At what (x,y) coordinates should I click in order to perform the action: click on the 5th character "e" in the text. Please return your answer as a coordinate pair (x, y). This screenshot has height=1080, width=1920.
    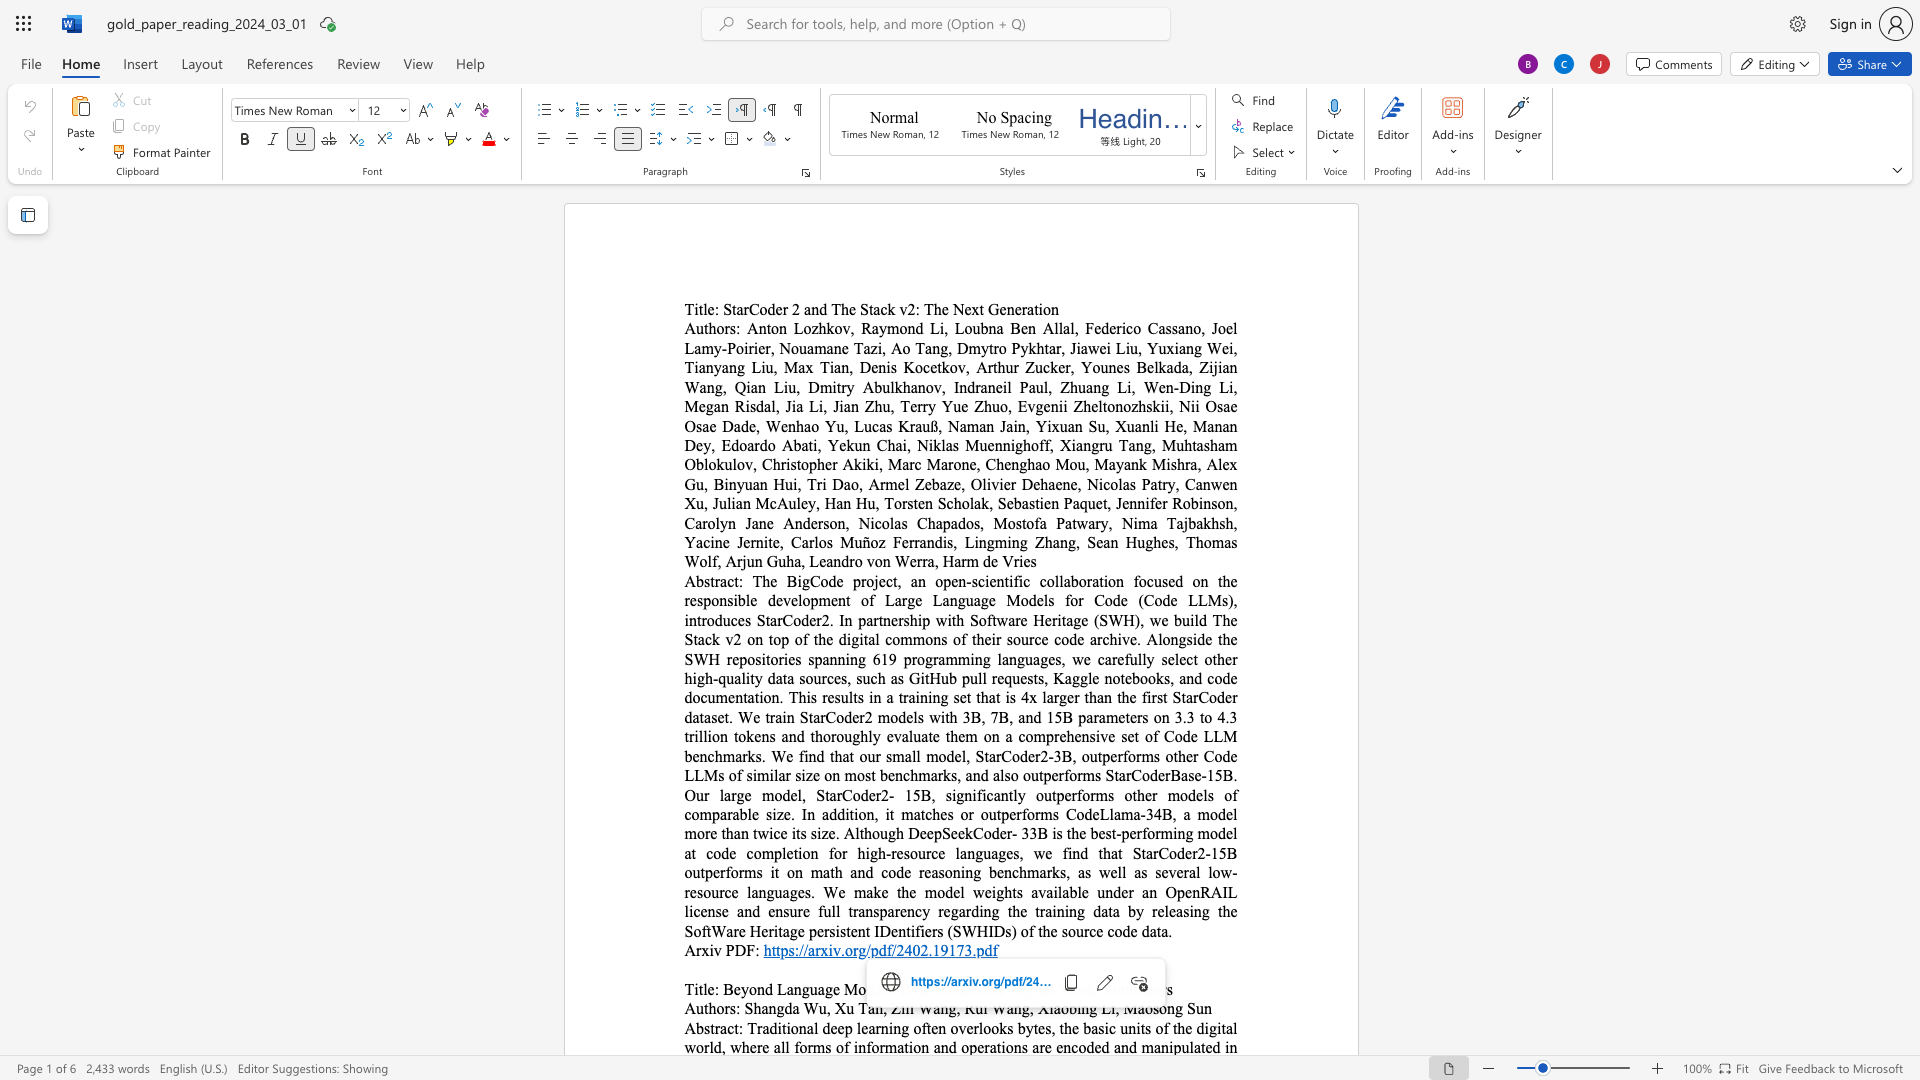
    Looking at the image, I should click on (968, 988).